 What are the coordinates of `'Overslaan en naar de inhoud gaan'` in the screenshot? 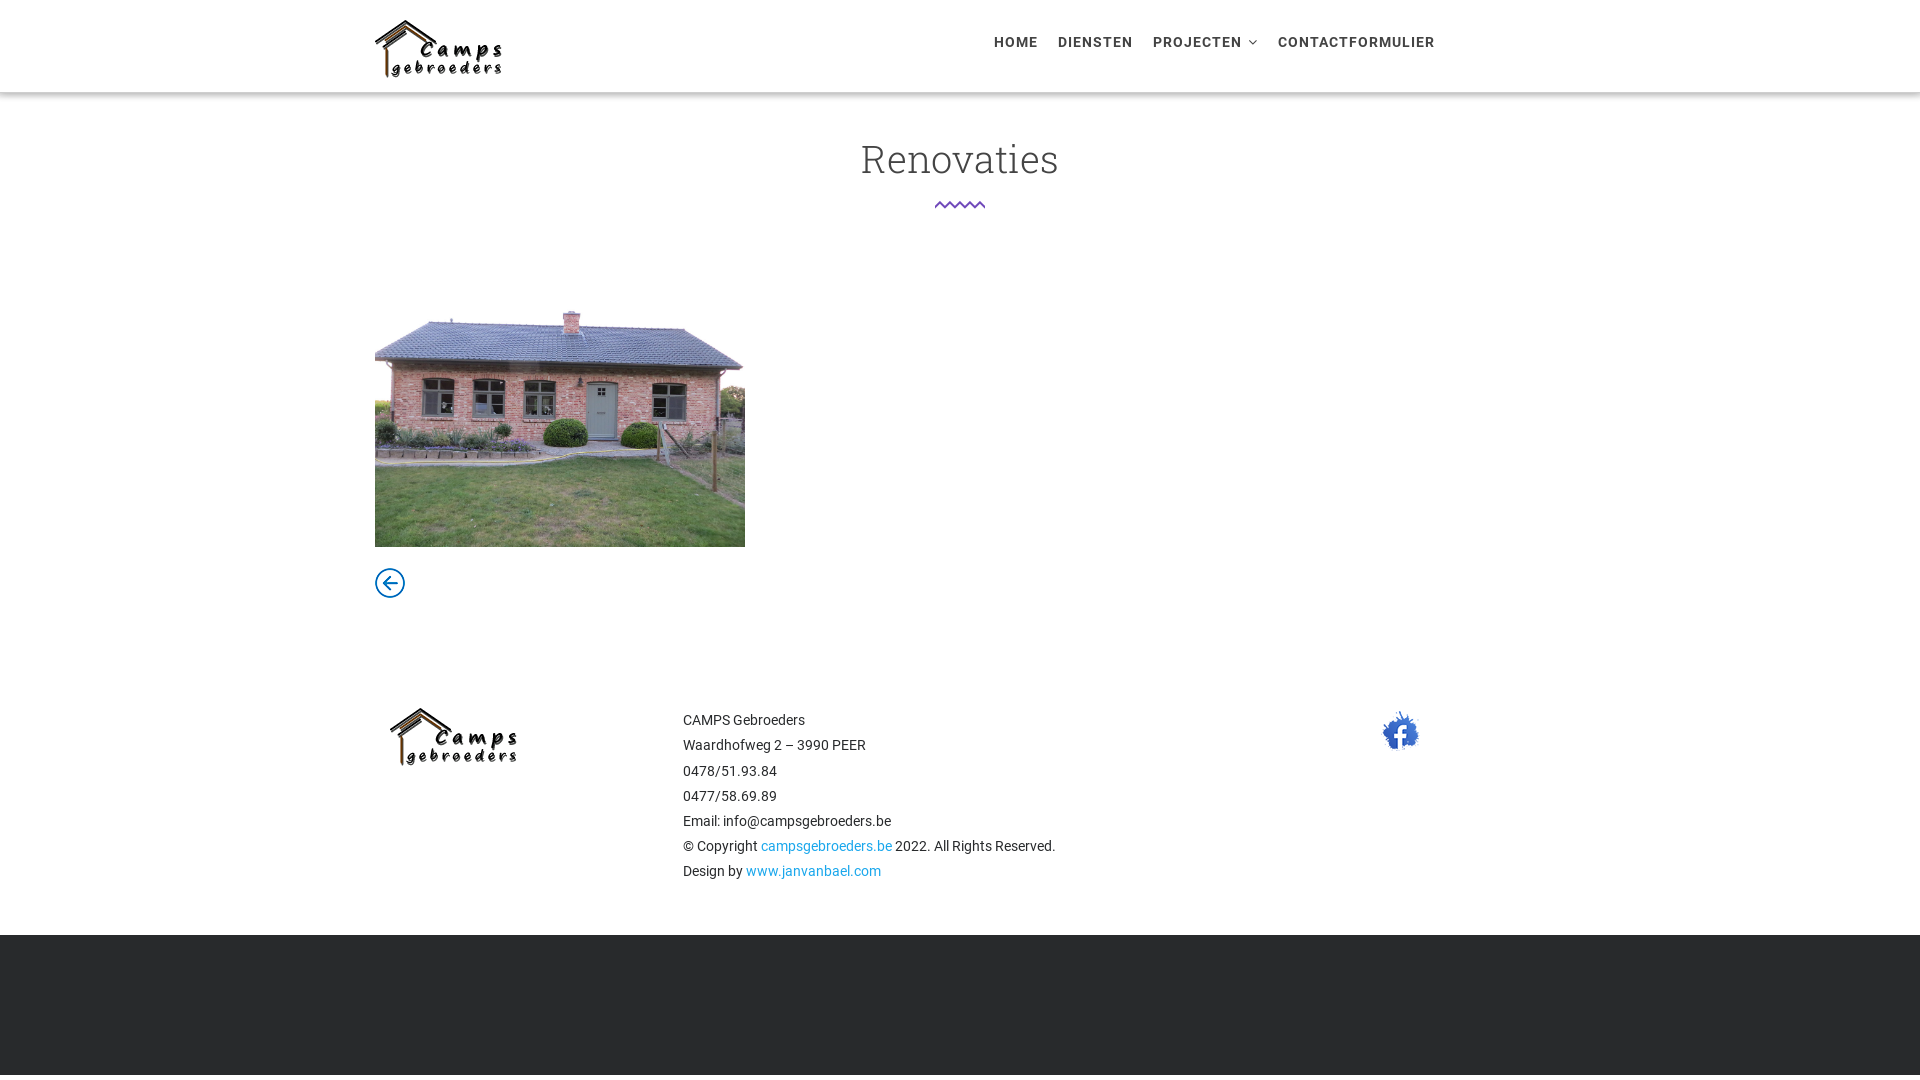 It's located at (0, 0).